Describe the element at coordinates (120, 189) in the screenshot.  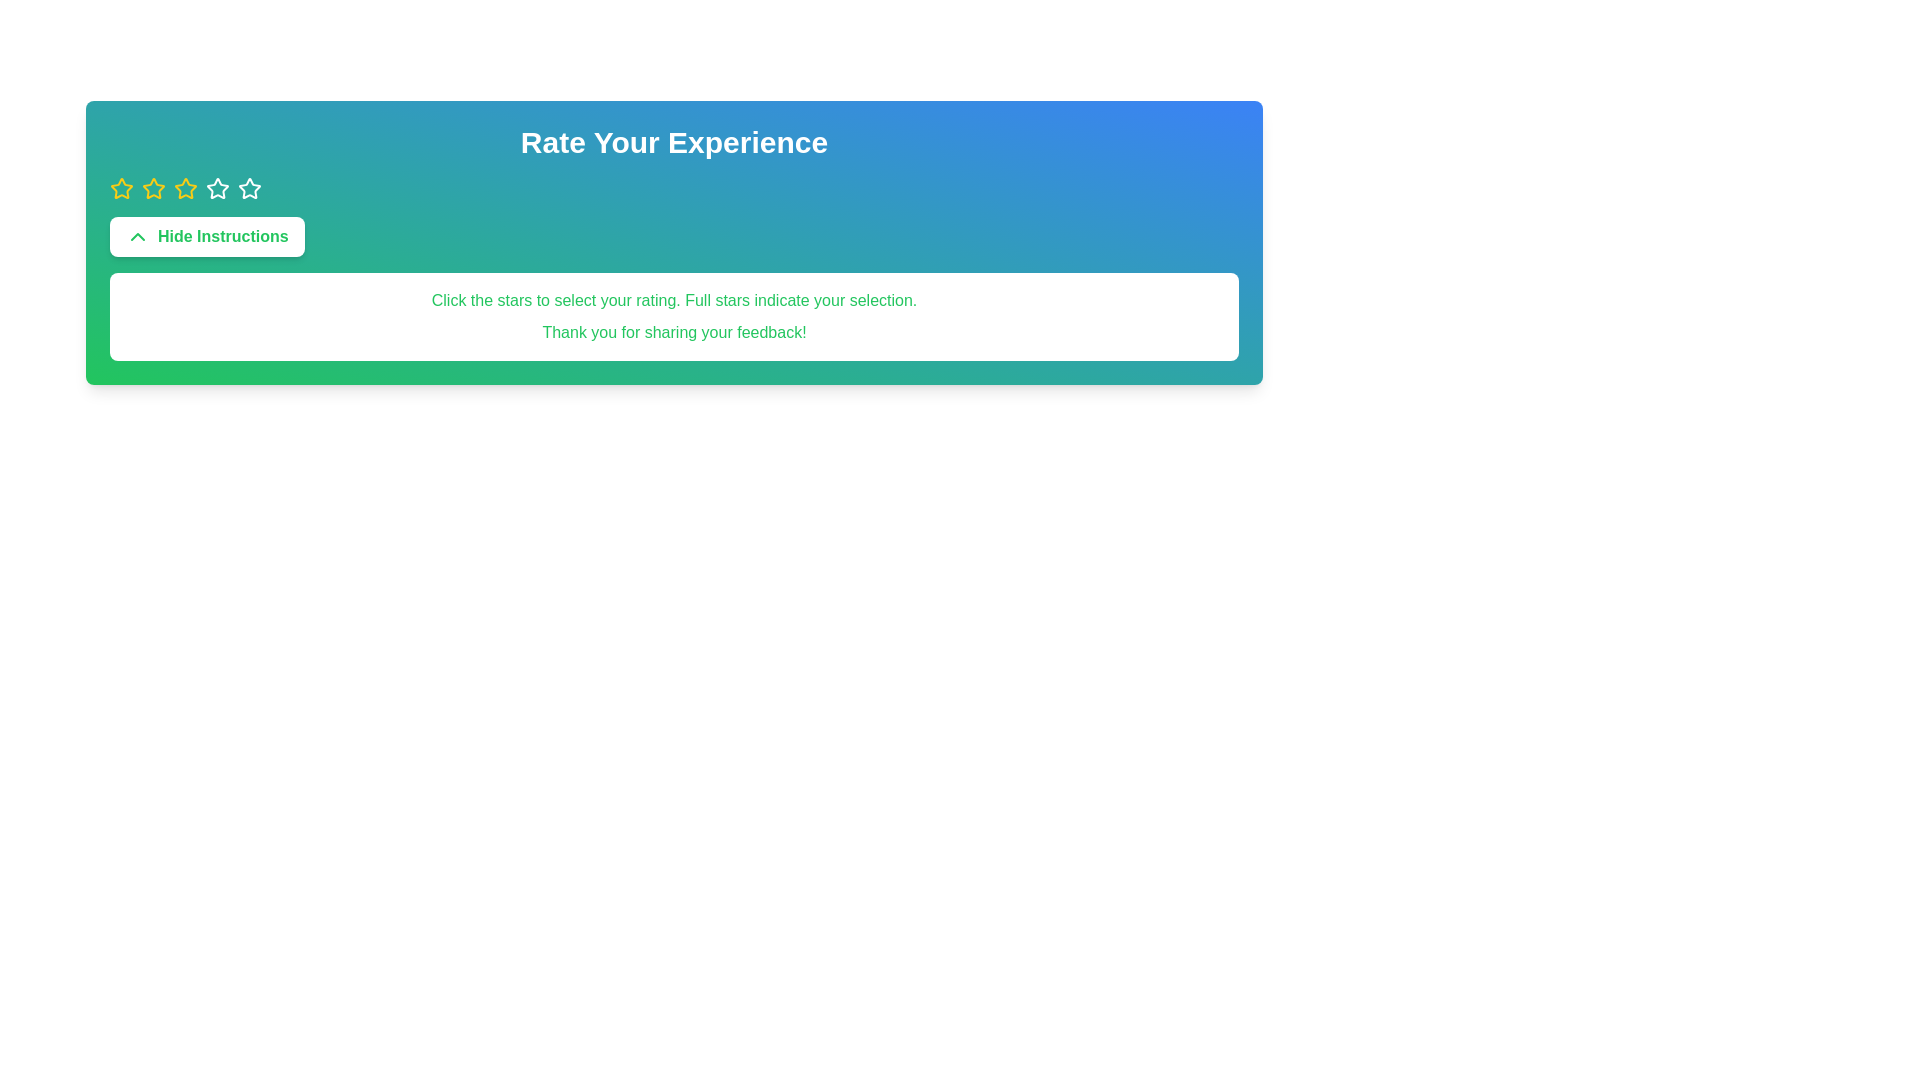
I see `the first interactive star icon in the rating system, located at the top-left corner of the card-like area` at that location.